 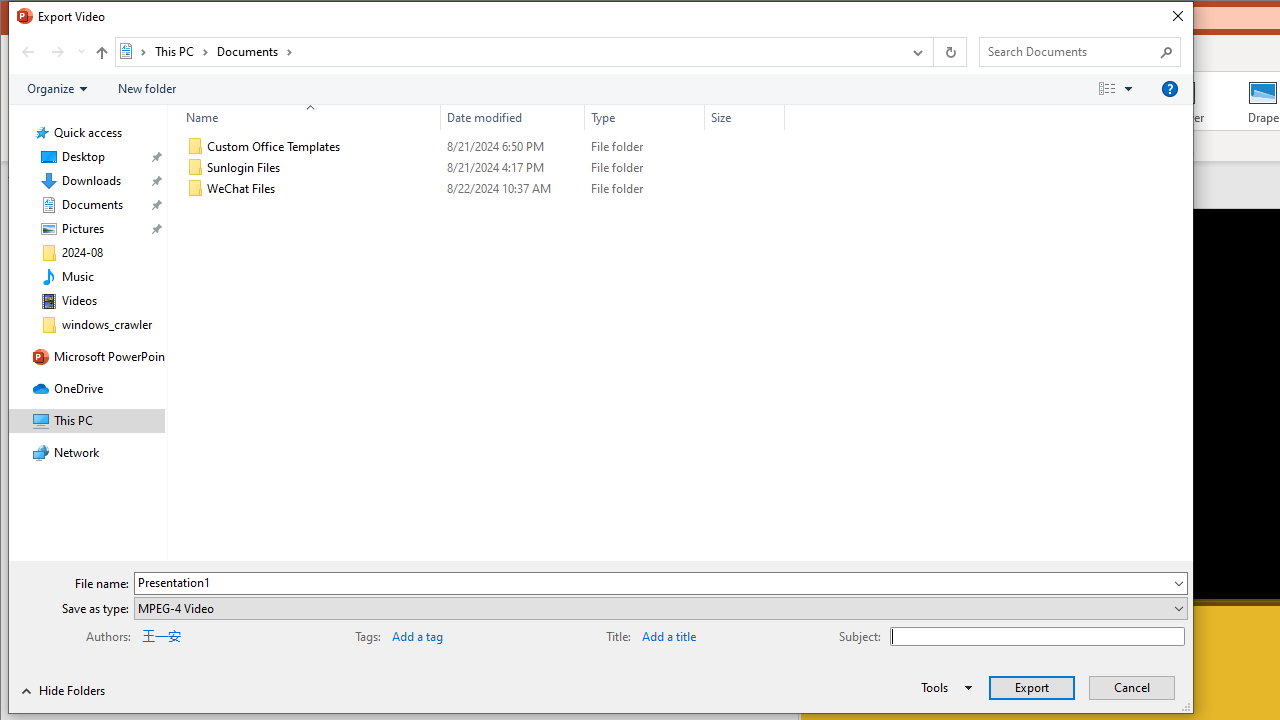 I want to click on 'Tools', so click(x=942, y=686).